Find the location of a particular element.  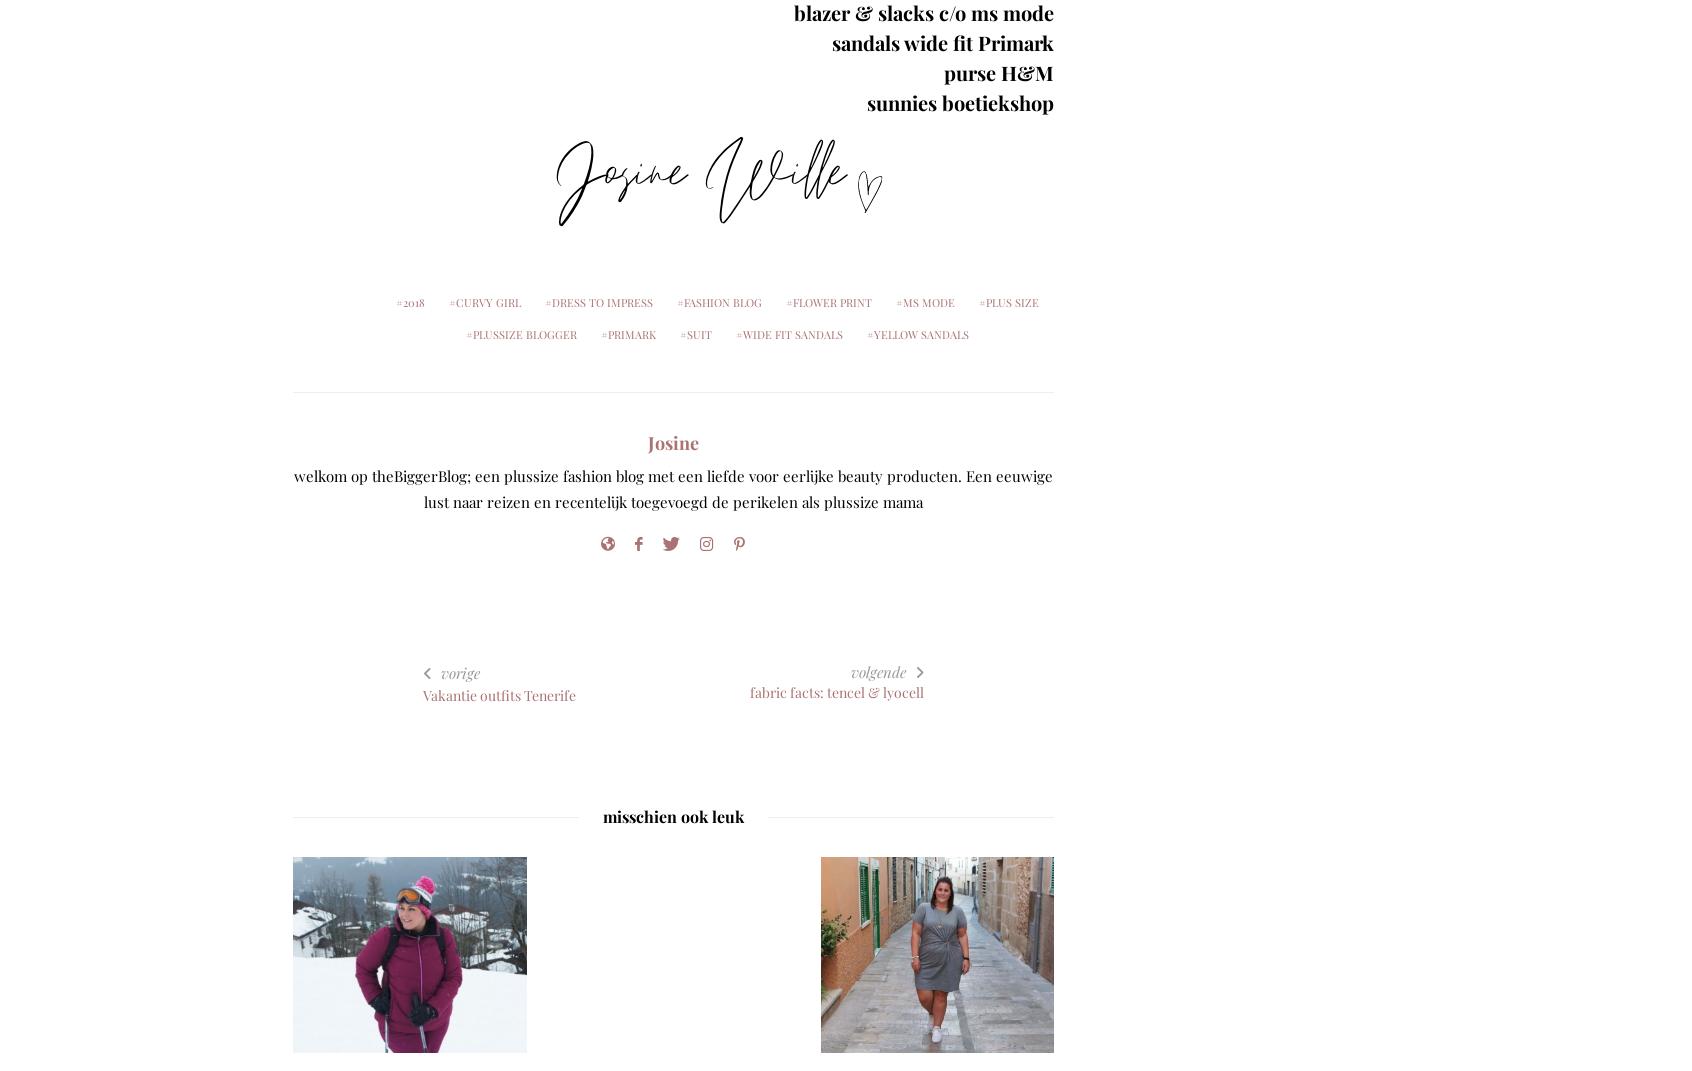

'Primark' is located at coordinates (629, 333).